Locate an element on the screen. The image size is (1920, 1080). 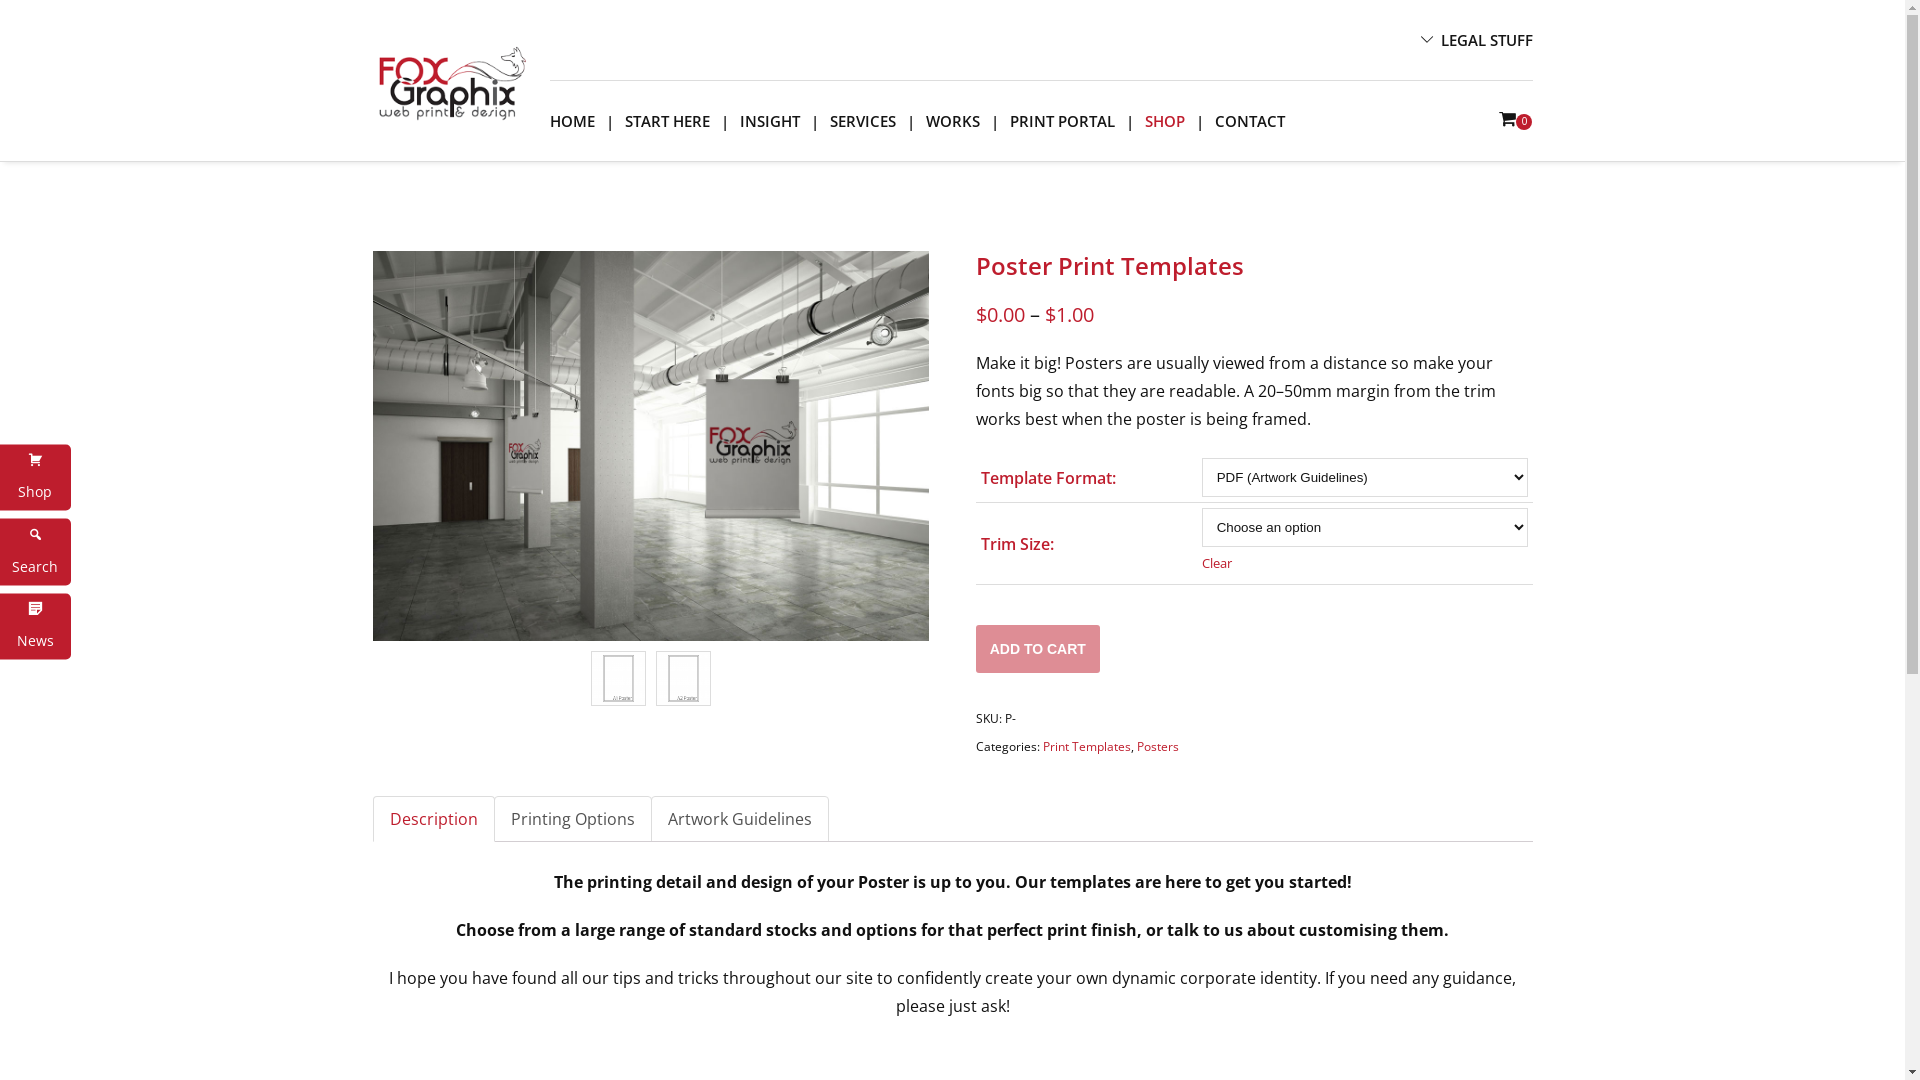
'Print Templates' is located at coordinates (1085, 746).